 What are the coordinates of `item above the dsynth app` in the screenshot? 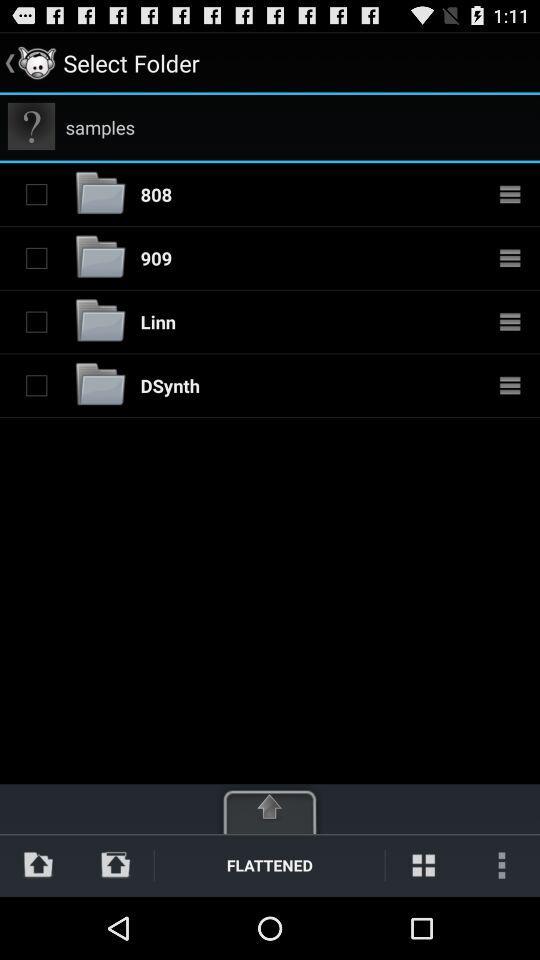 It's located at (157, 321).